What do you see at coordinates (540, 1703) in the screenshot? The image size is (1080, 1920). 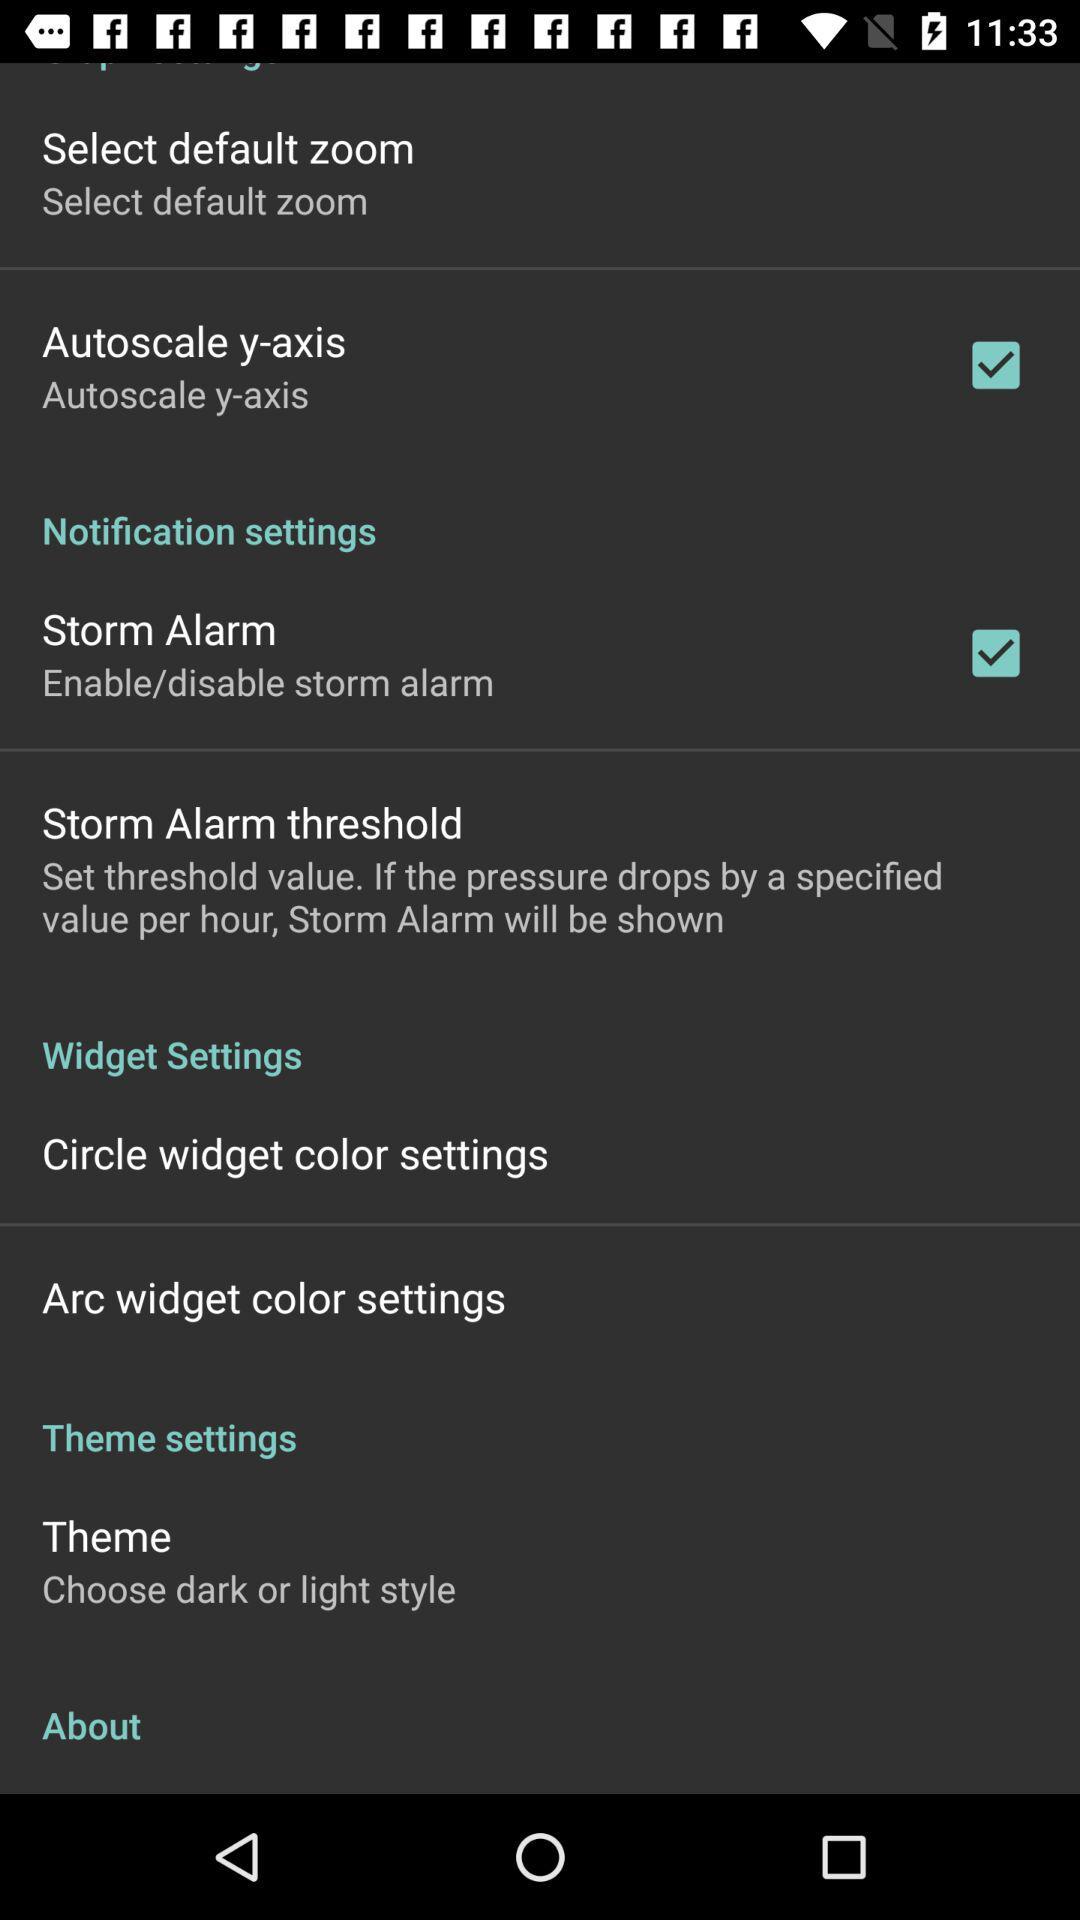 I see `the about item` at bounding box center [540, 1703].